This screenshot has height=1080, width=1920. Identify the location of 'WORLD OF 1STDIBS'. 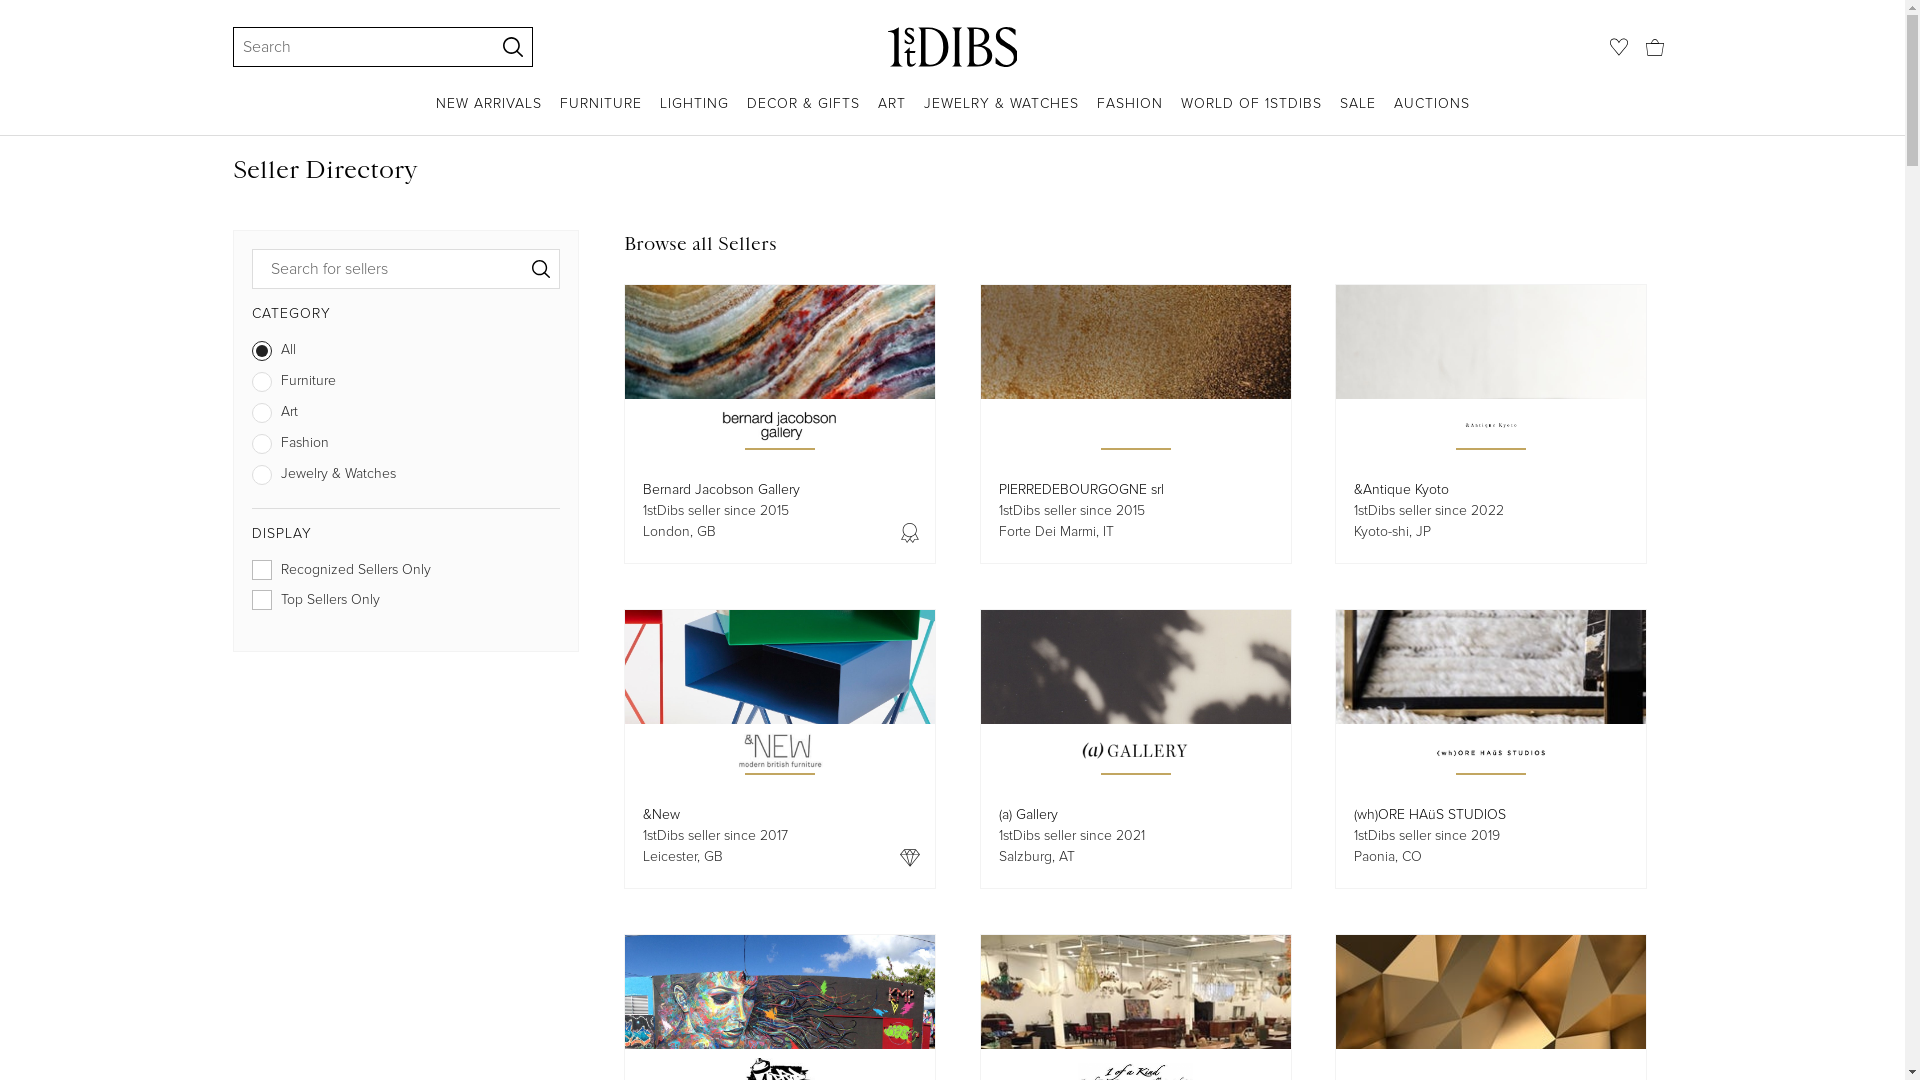
(1180, 114).